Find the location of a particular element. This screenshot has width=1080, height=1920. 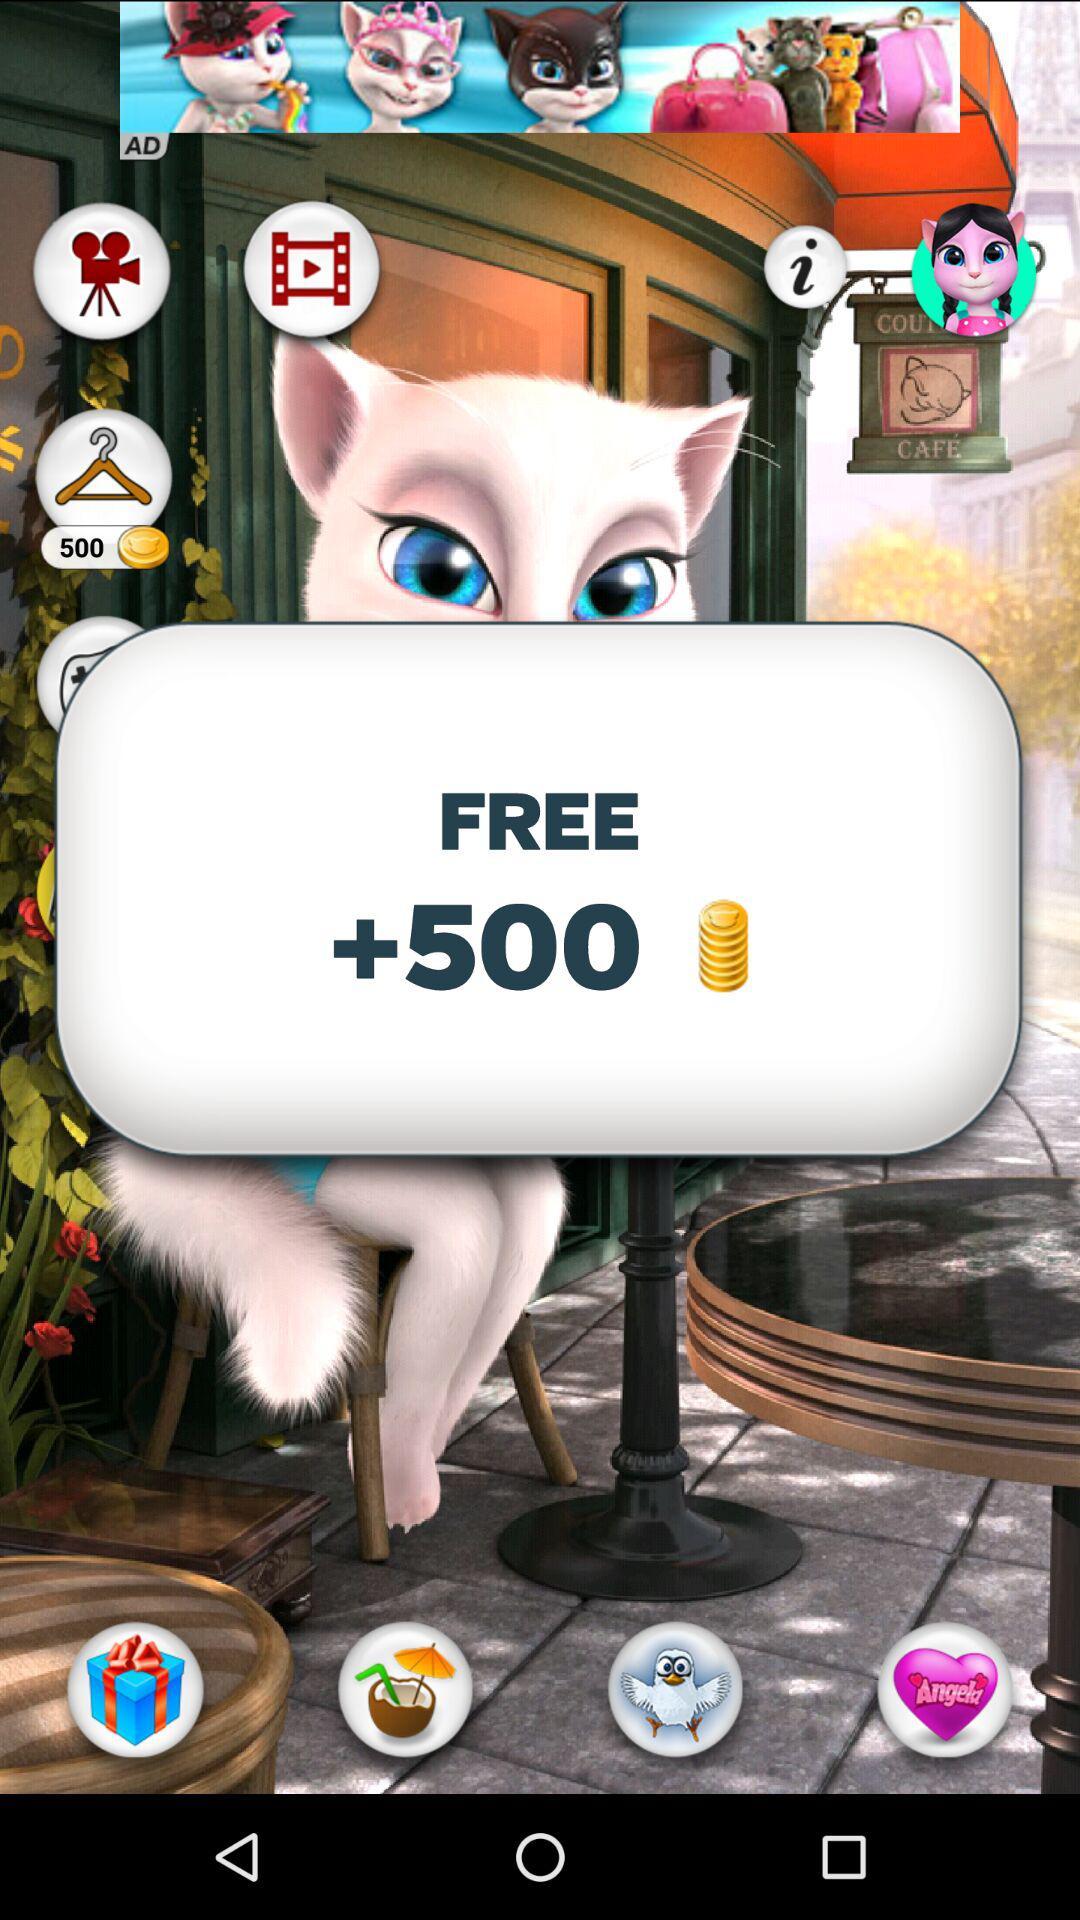

the info icon which is on the top right is located at coordinates (805, 267).